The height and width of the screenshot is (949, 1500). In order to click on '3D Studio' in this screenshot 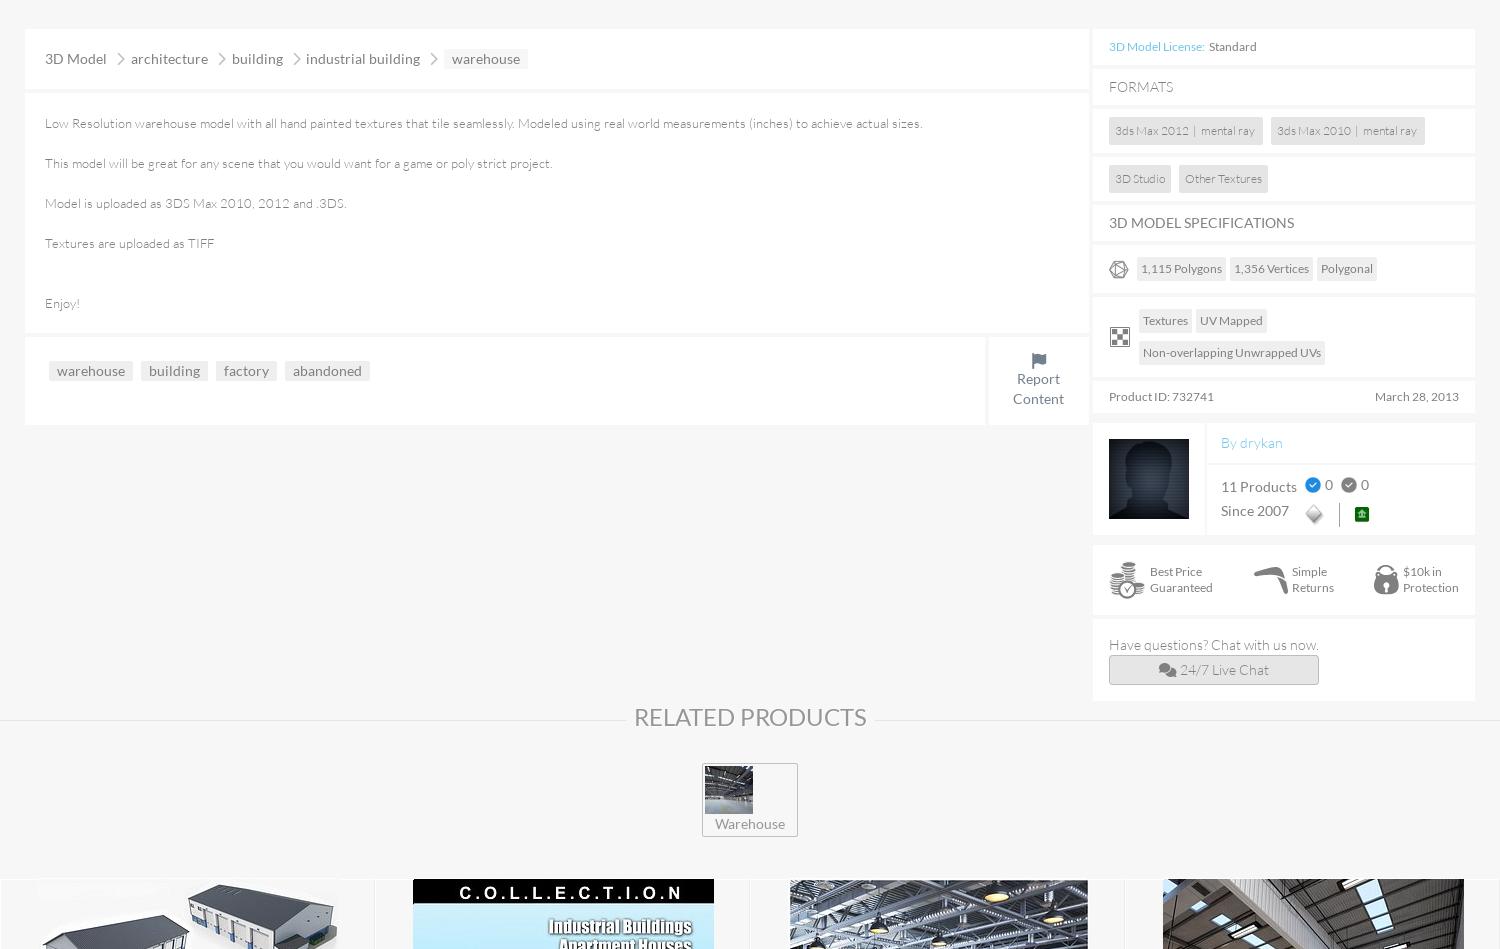, I will do `click(1140, 177)`.